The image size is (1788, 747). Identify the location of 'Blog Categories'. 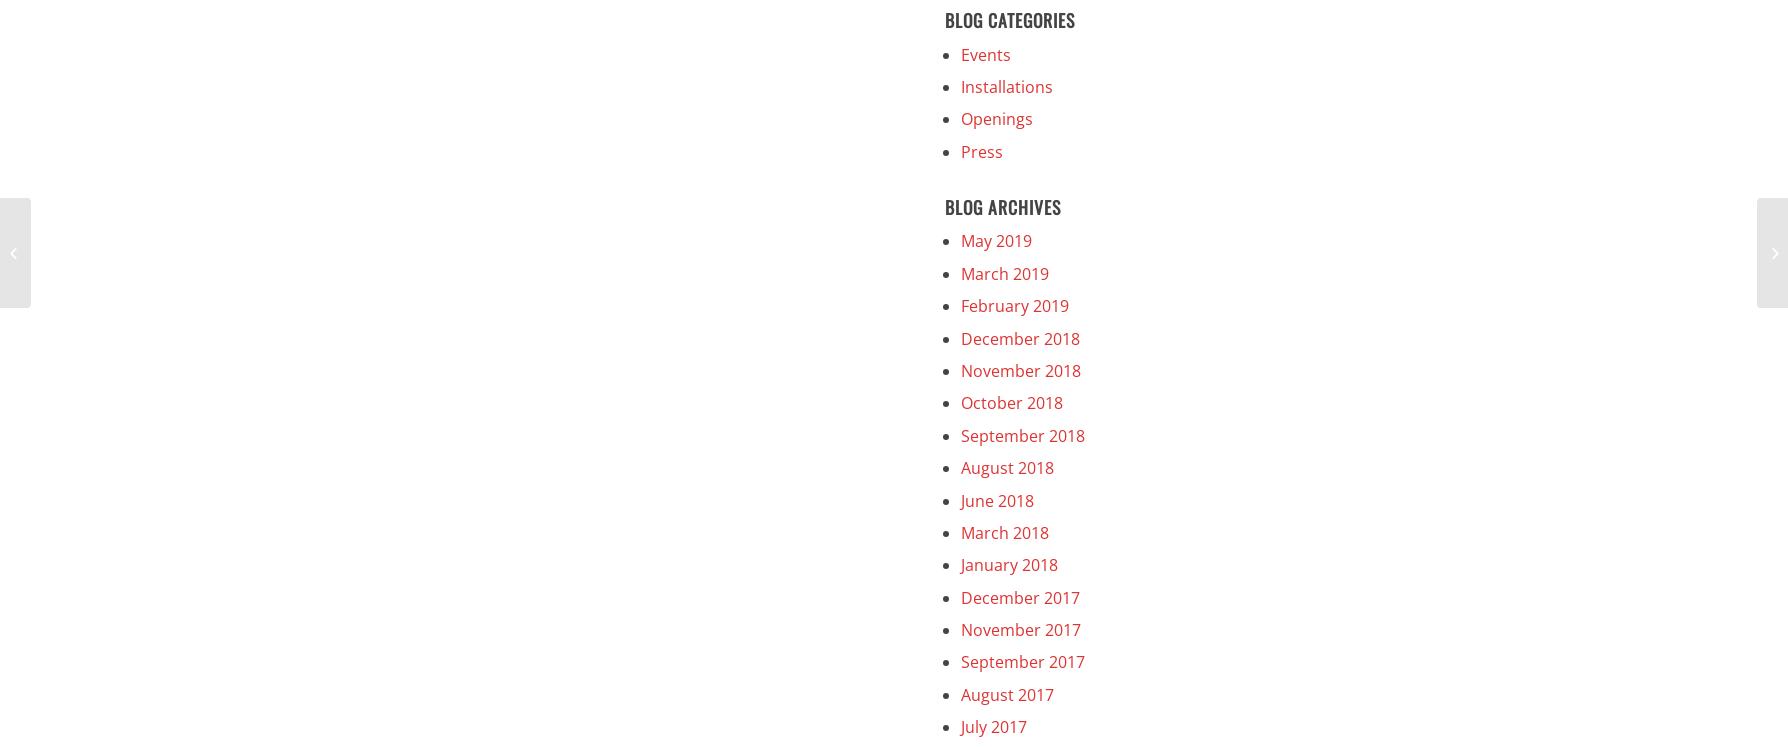
(1008, 20).